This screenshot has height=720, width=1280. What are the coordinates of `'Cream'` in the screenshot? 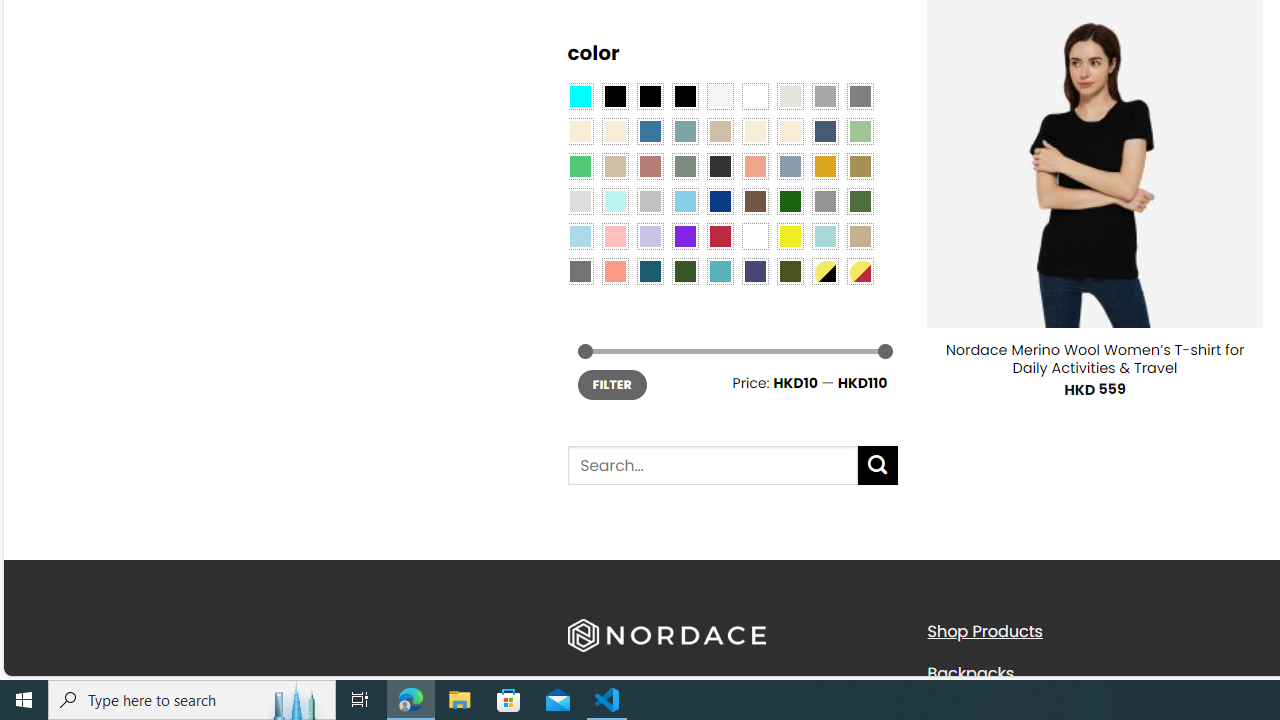 It's located at (788, 131).